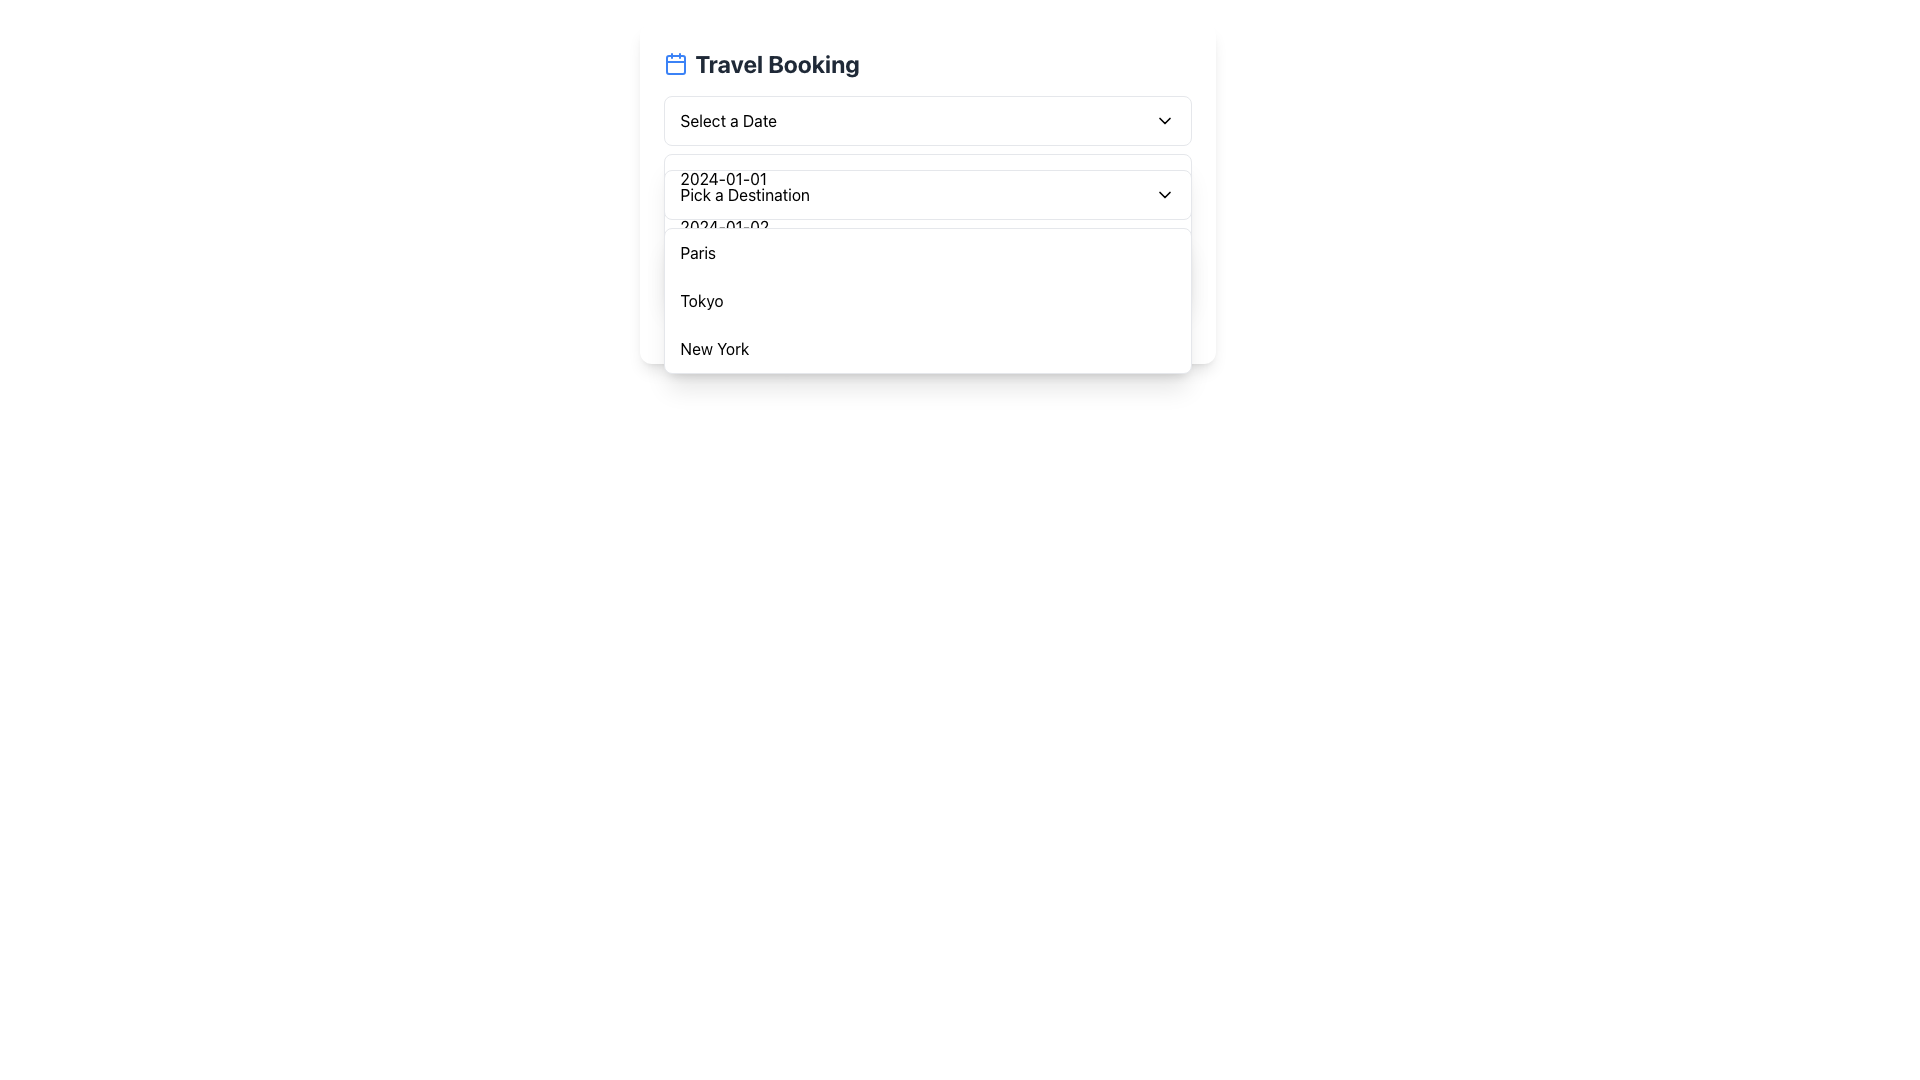 The width and height of the screenshot is (1920, 1080). What do you see at coordinates (926, 226) in the screenshot?
I see `the dropdown menu containing date options styled with rounded corners and a shadow effect, located below the 'Select a Date' field in the 'Travel Booking' form` at bounding box center [926, 226].